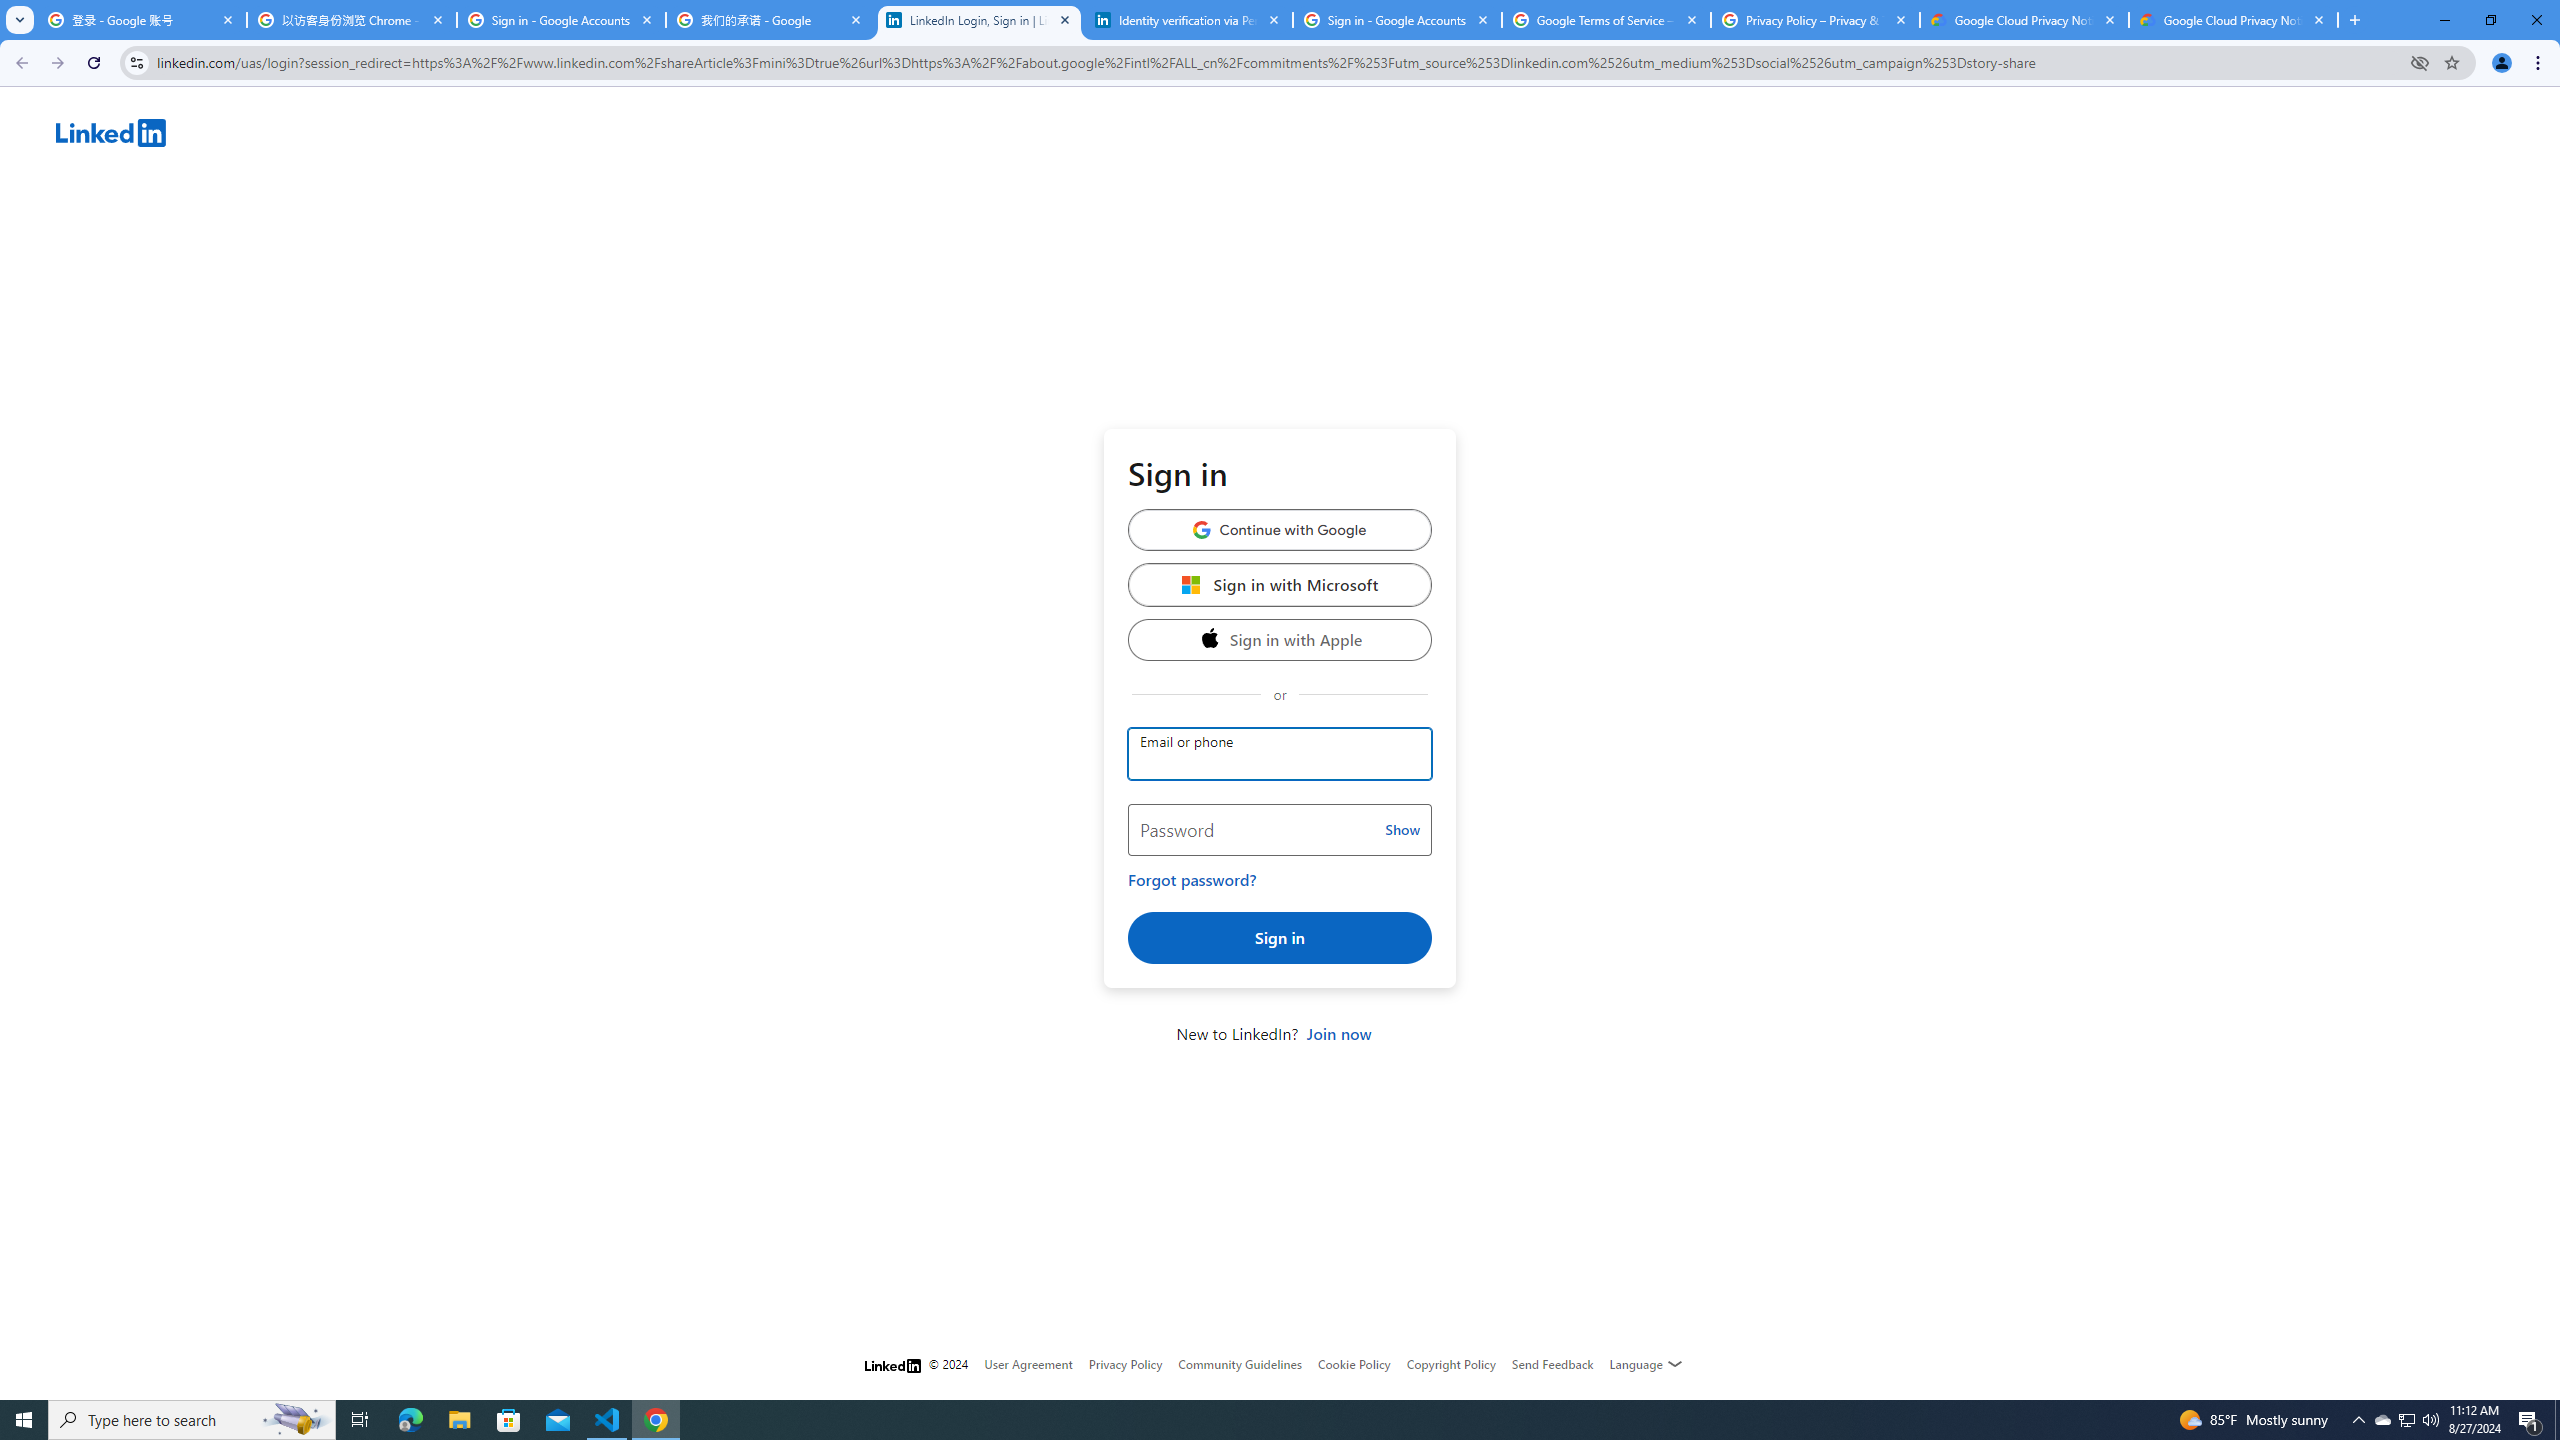 The height and width of the screenshot is (1440, 2560). What do you see at coordinates (1337, 1034) in the screenshot?
I see `'Join now'` at bounding box center [1337, 1034].